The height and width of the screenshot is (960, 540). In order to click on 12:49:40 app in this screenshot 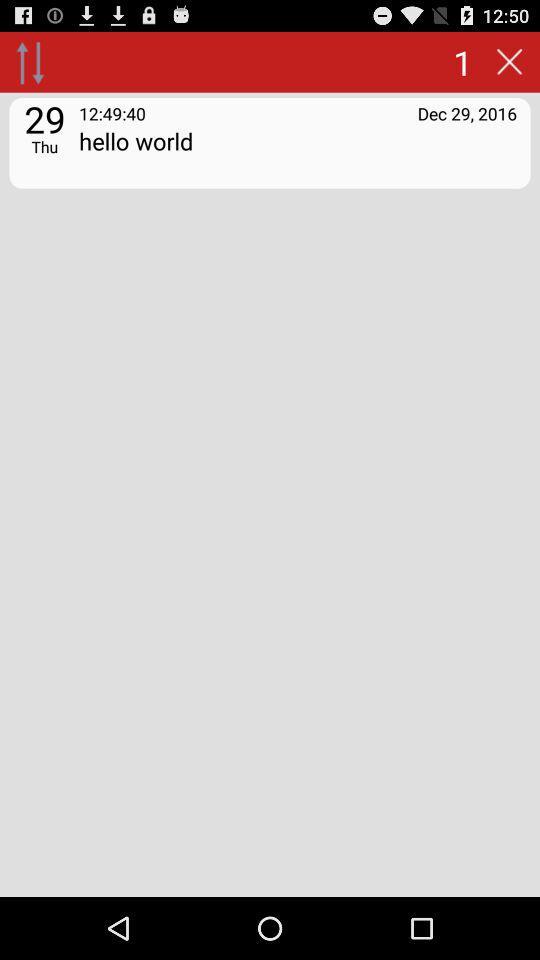, I will do `click(112, 113)`.